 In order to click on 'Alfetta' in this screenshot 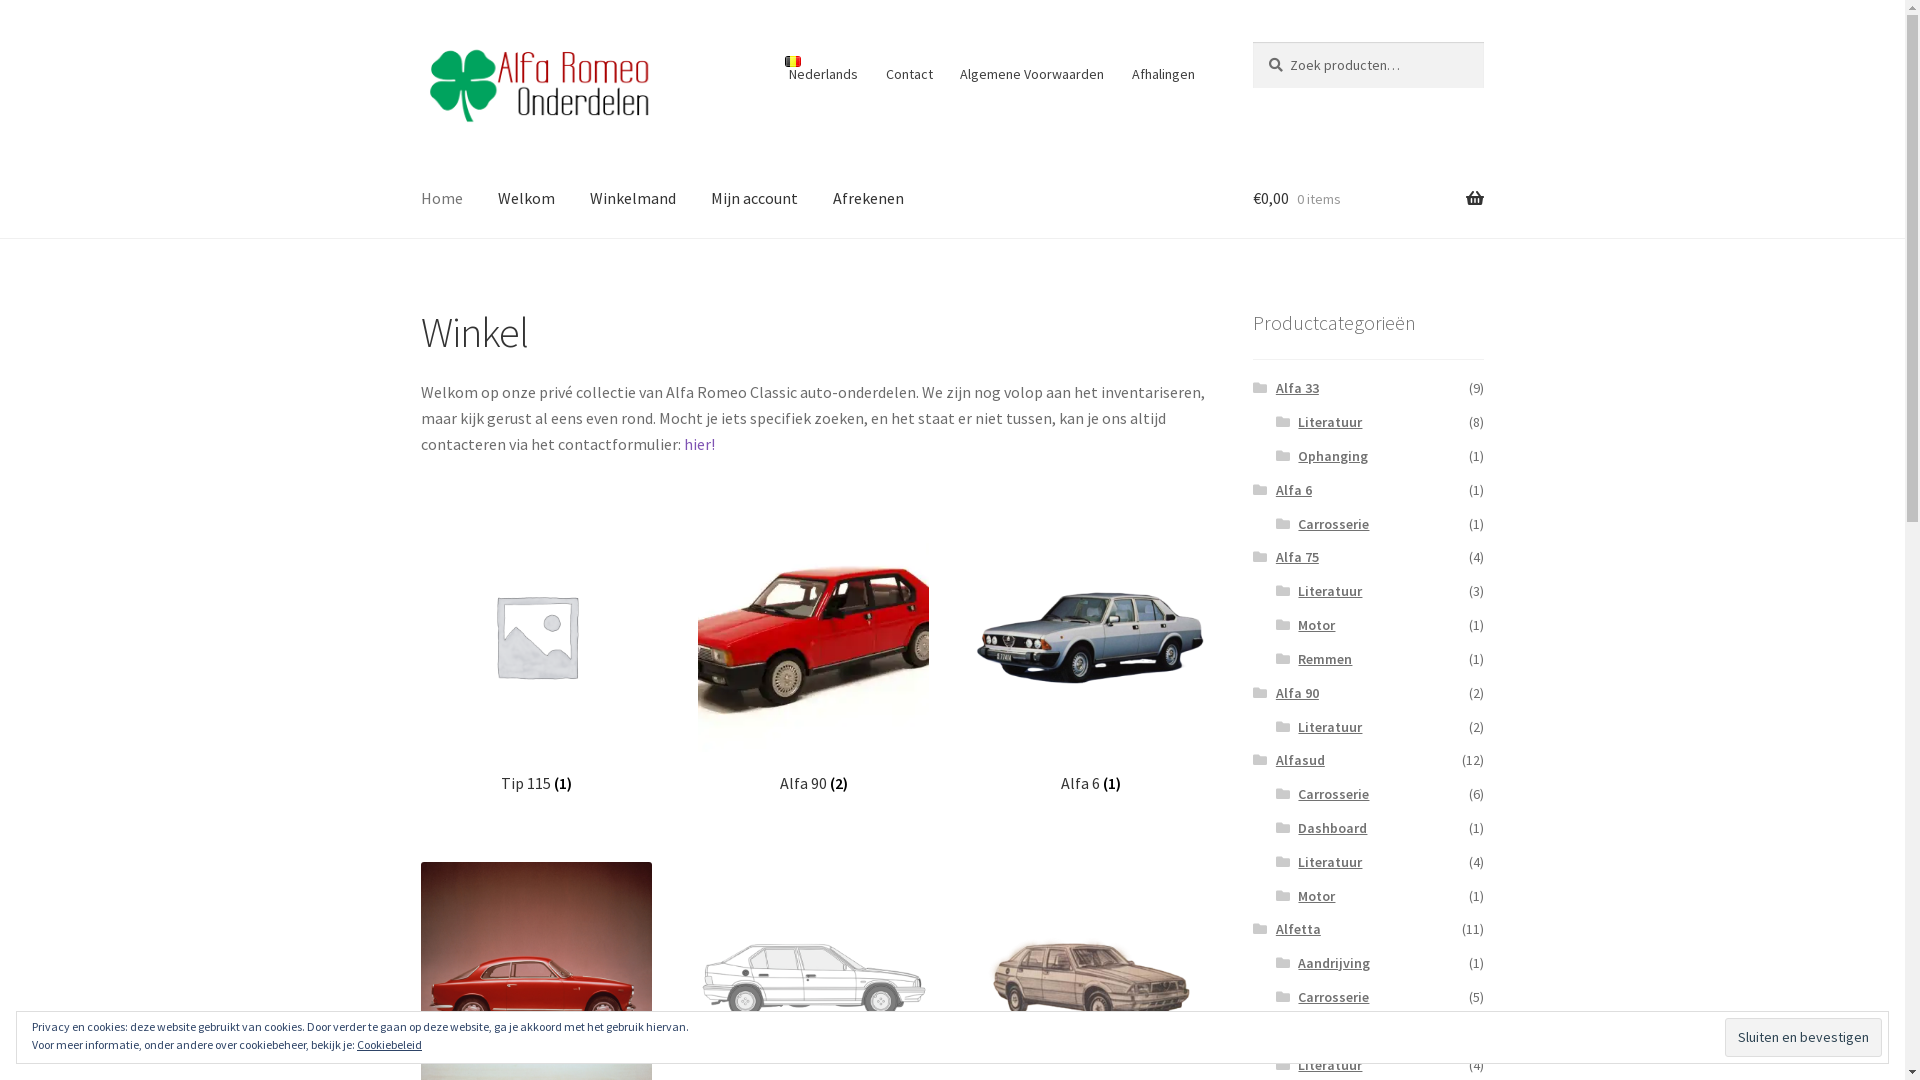, I will do `click(1298, 929)`.